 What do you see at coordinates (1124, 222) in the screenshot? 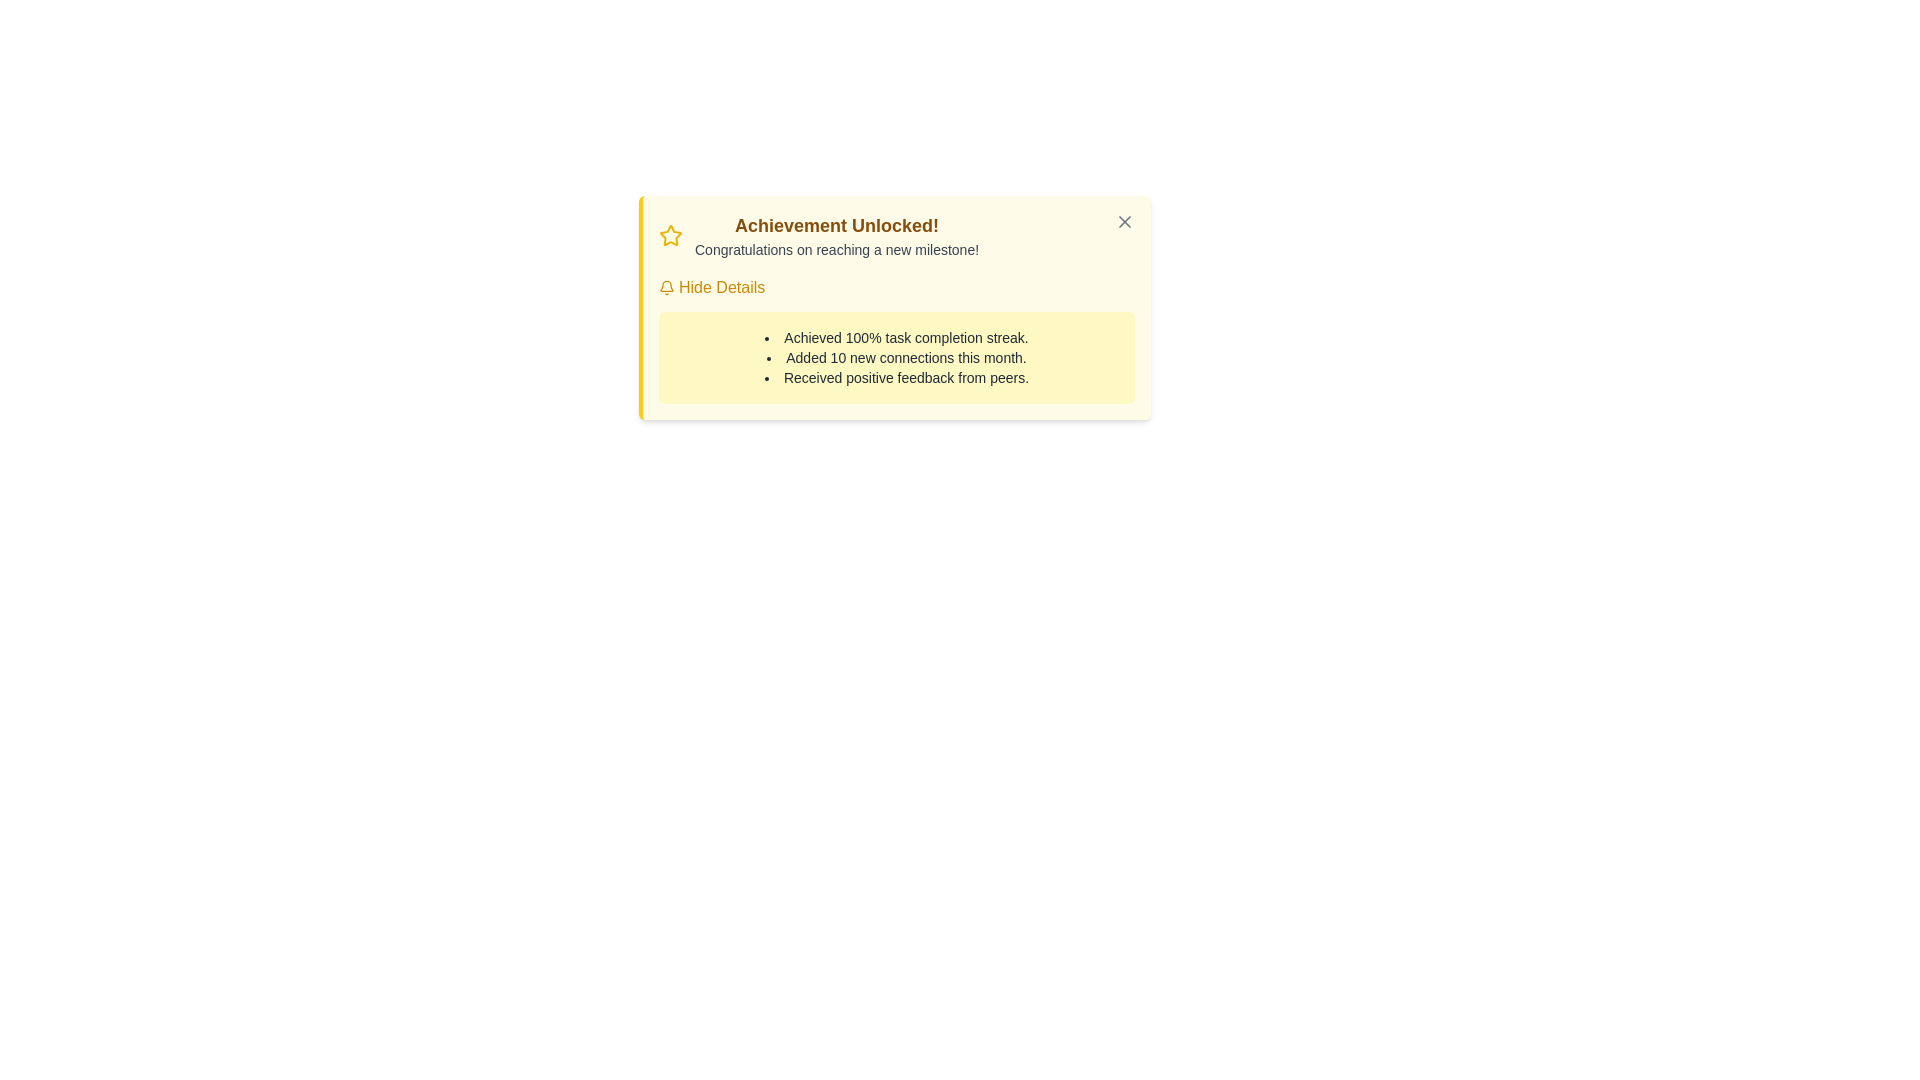
I see `the 'X' icon in the upper-right corner of the 'Achievement Unlocked!' notification card` at bounding box center [1124, 222].